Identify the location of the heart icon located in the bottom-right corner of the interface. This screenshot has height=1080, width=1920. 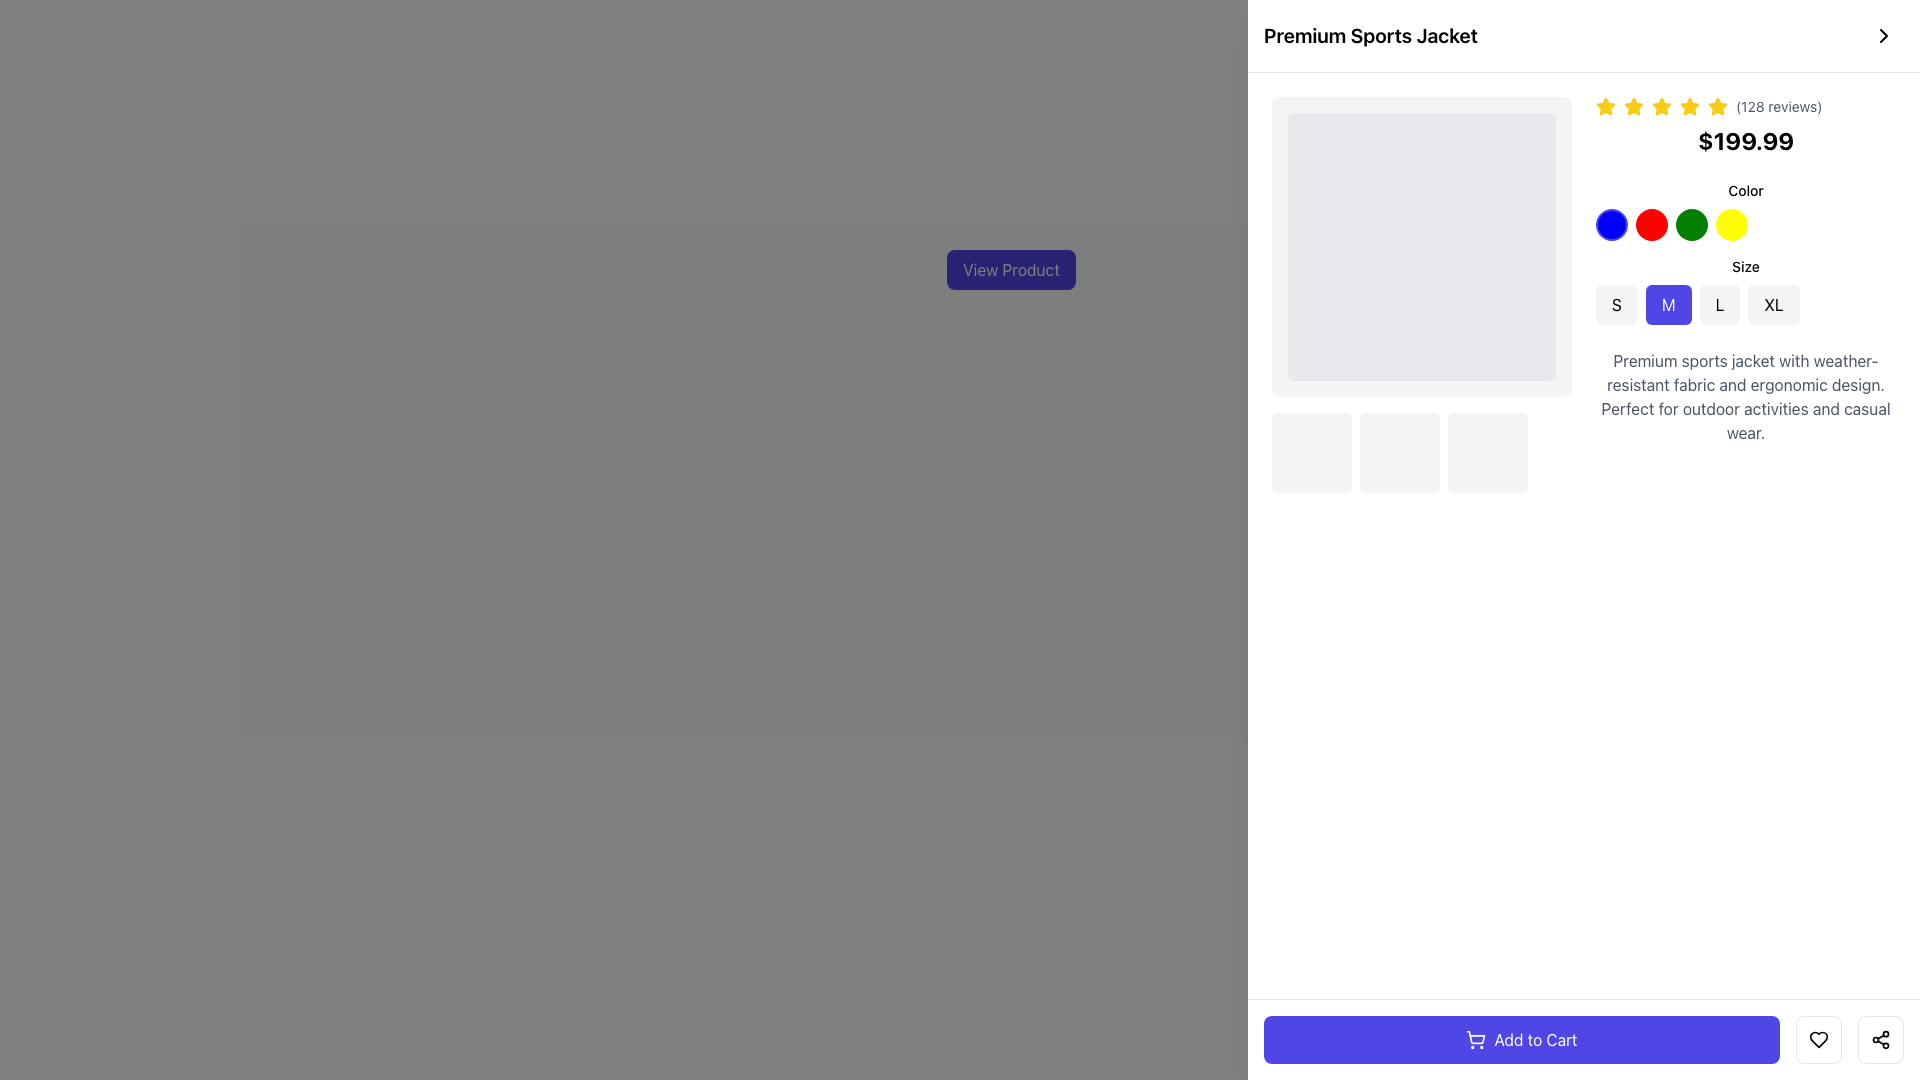
(1819, 1039).